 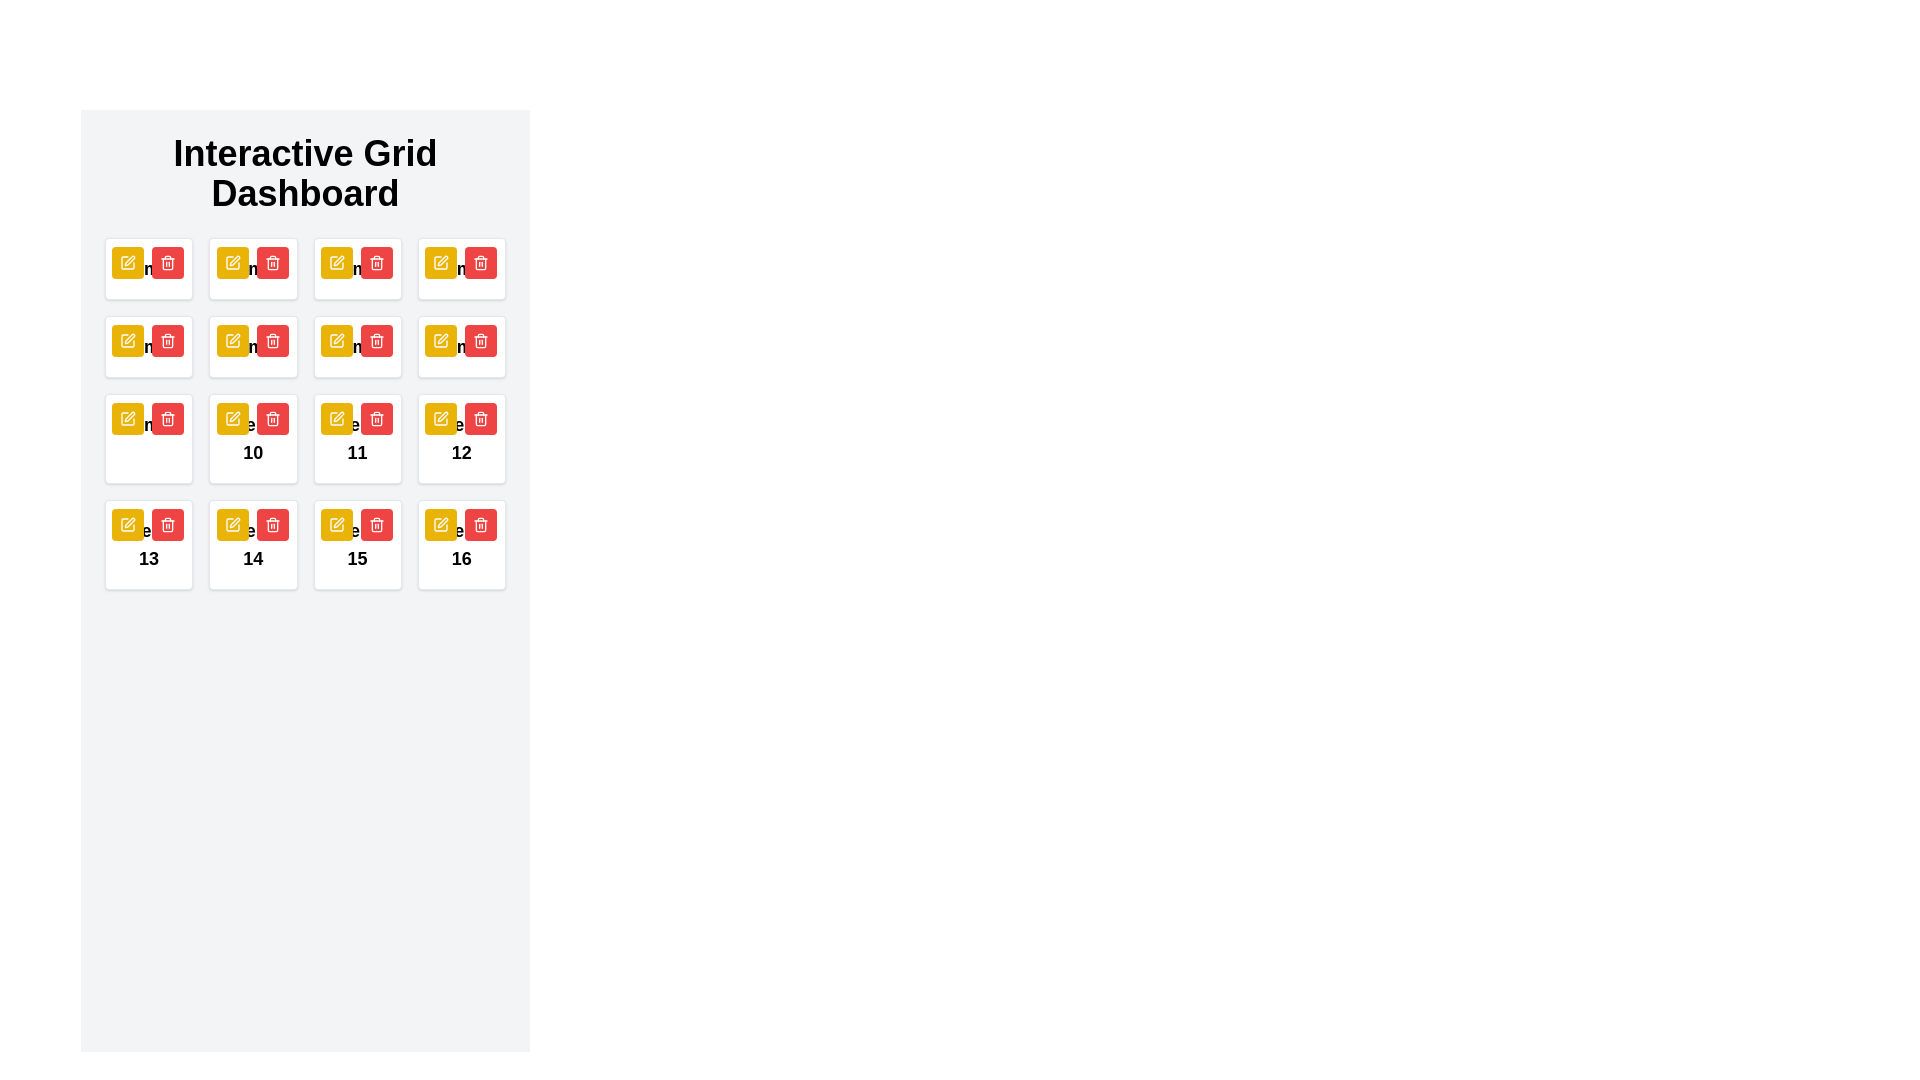 I want to click on the trash bin icon within grid item 11 of the Interactive Grid Dashboard to initiate a delete action, so click(x=480, y=339).